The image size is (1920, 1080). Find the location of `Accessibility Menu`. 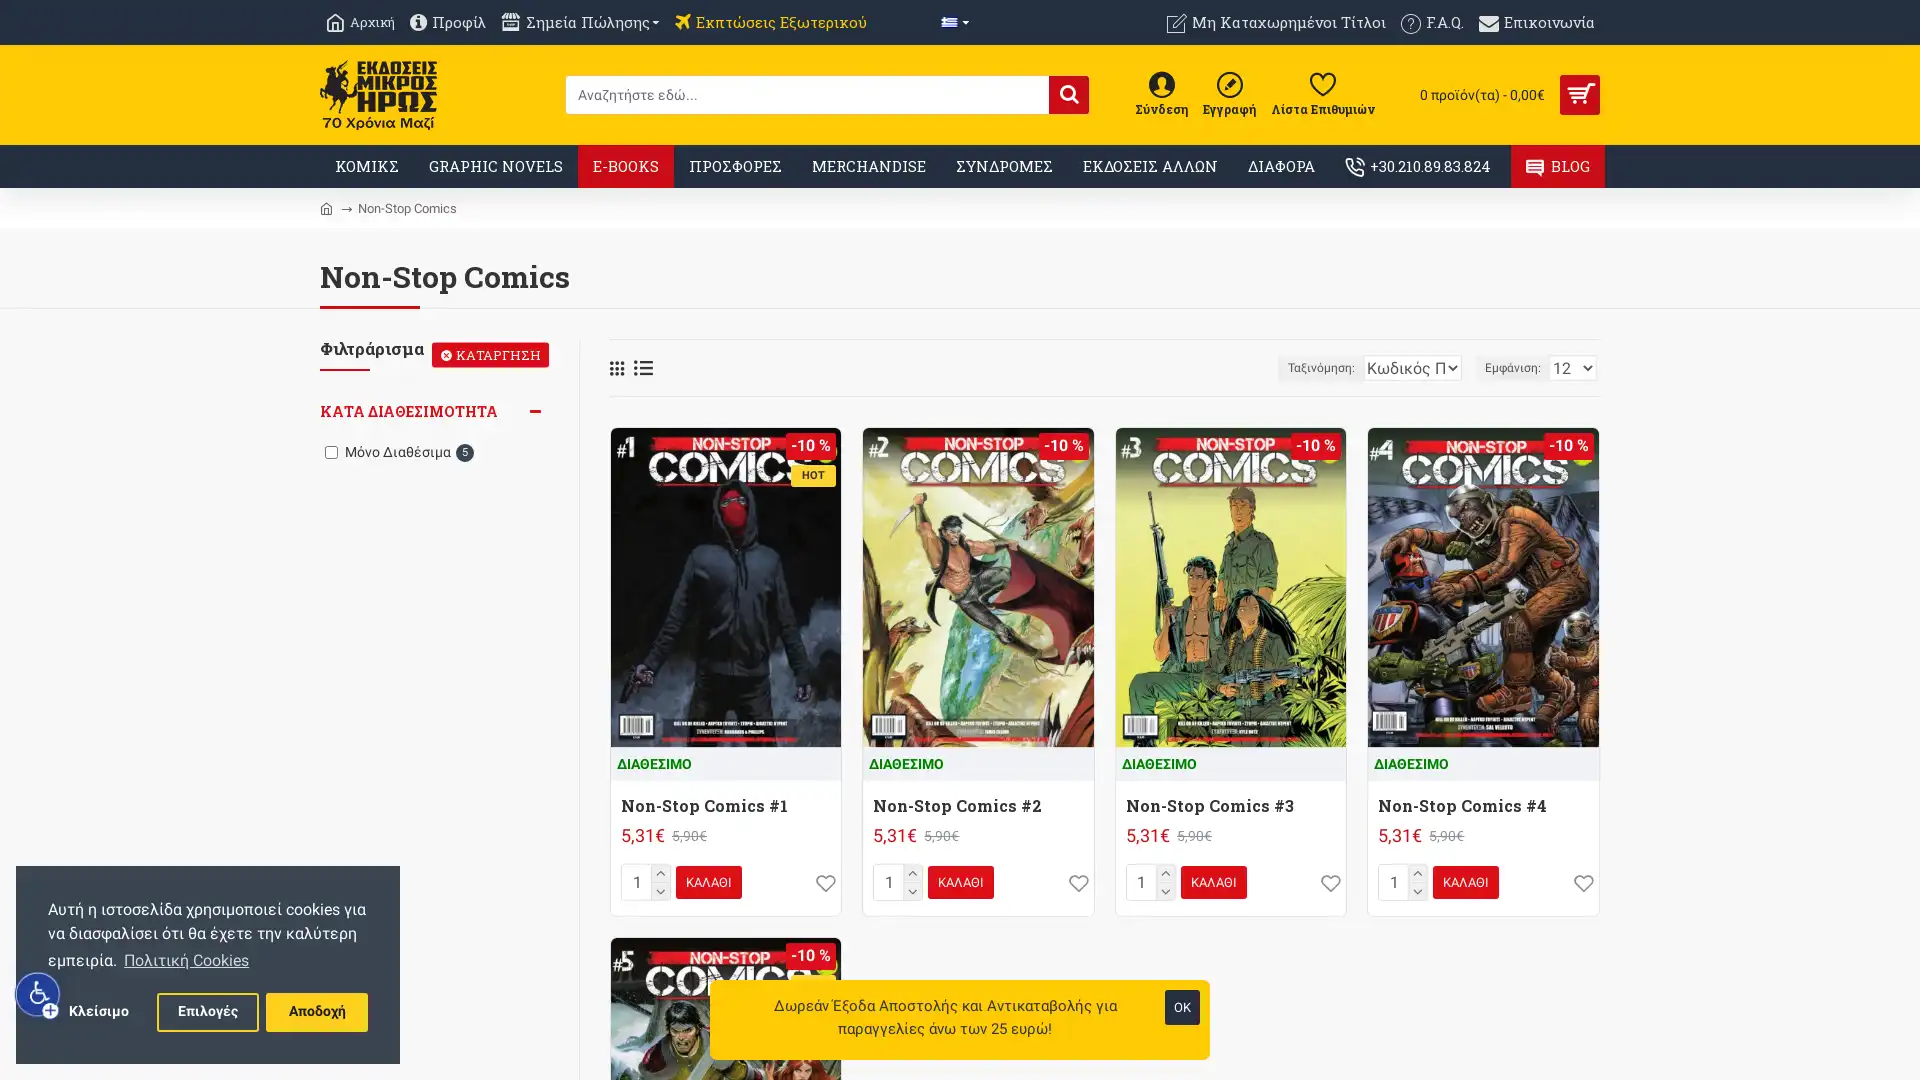

Accessibility Menu is located at coordinates (38, 994).